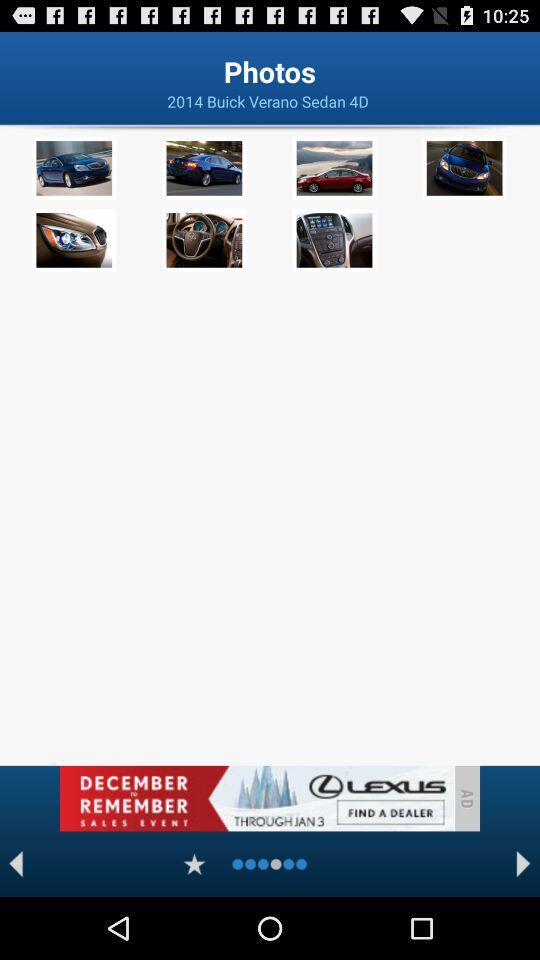 The width and height of the screenshot is (540, 960). Describe the element at coordinates (15, 863) in the screenshot. I see `go back` at that location.